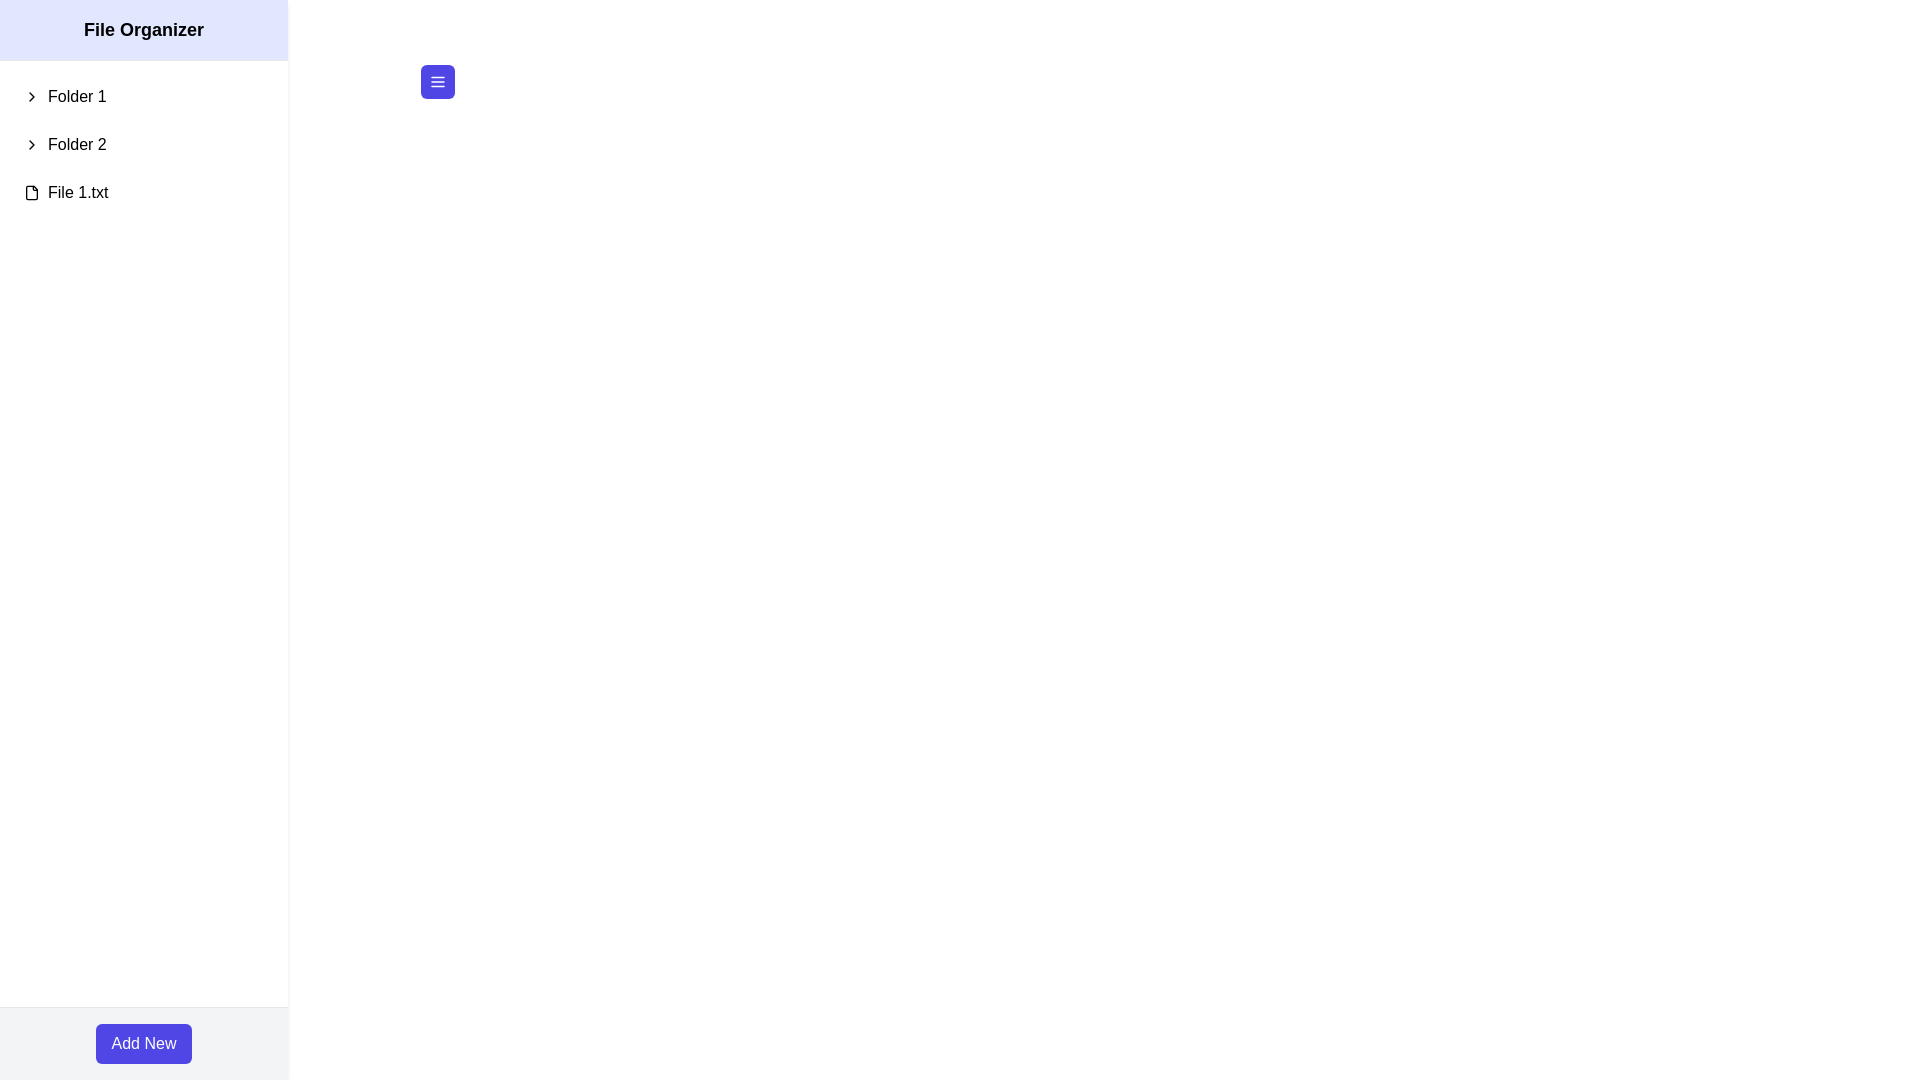 Image resolution: width=1920 pixels, height=1080 pixels. What do you see at coordinates (436, 80) in the screenshot?
I see `the small rectangular button with a deep indigo background and white text, which features a menu icon consisting of three horizontal lines stacked vertically, located slightly below the 'File Organizer' header` at bounding box center [436, 80].